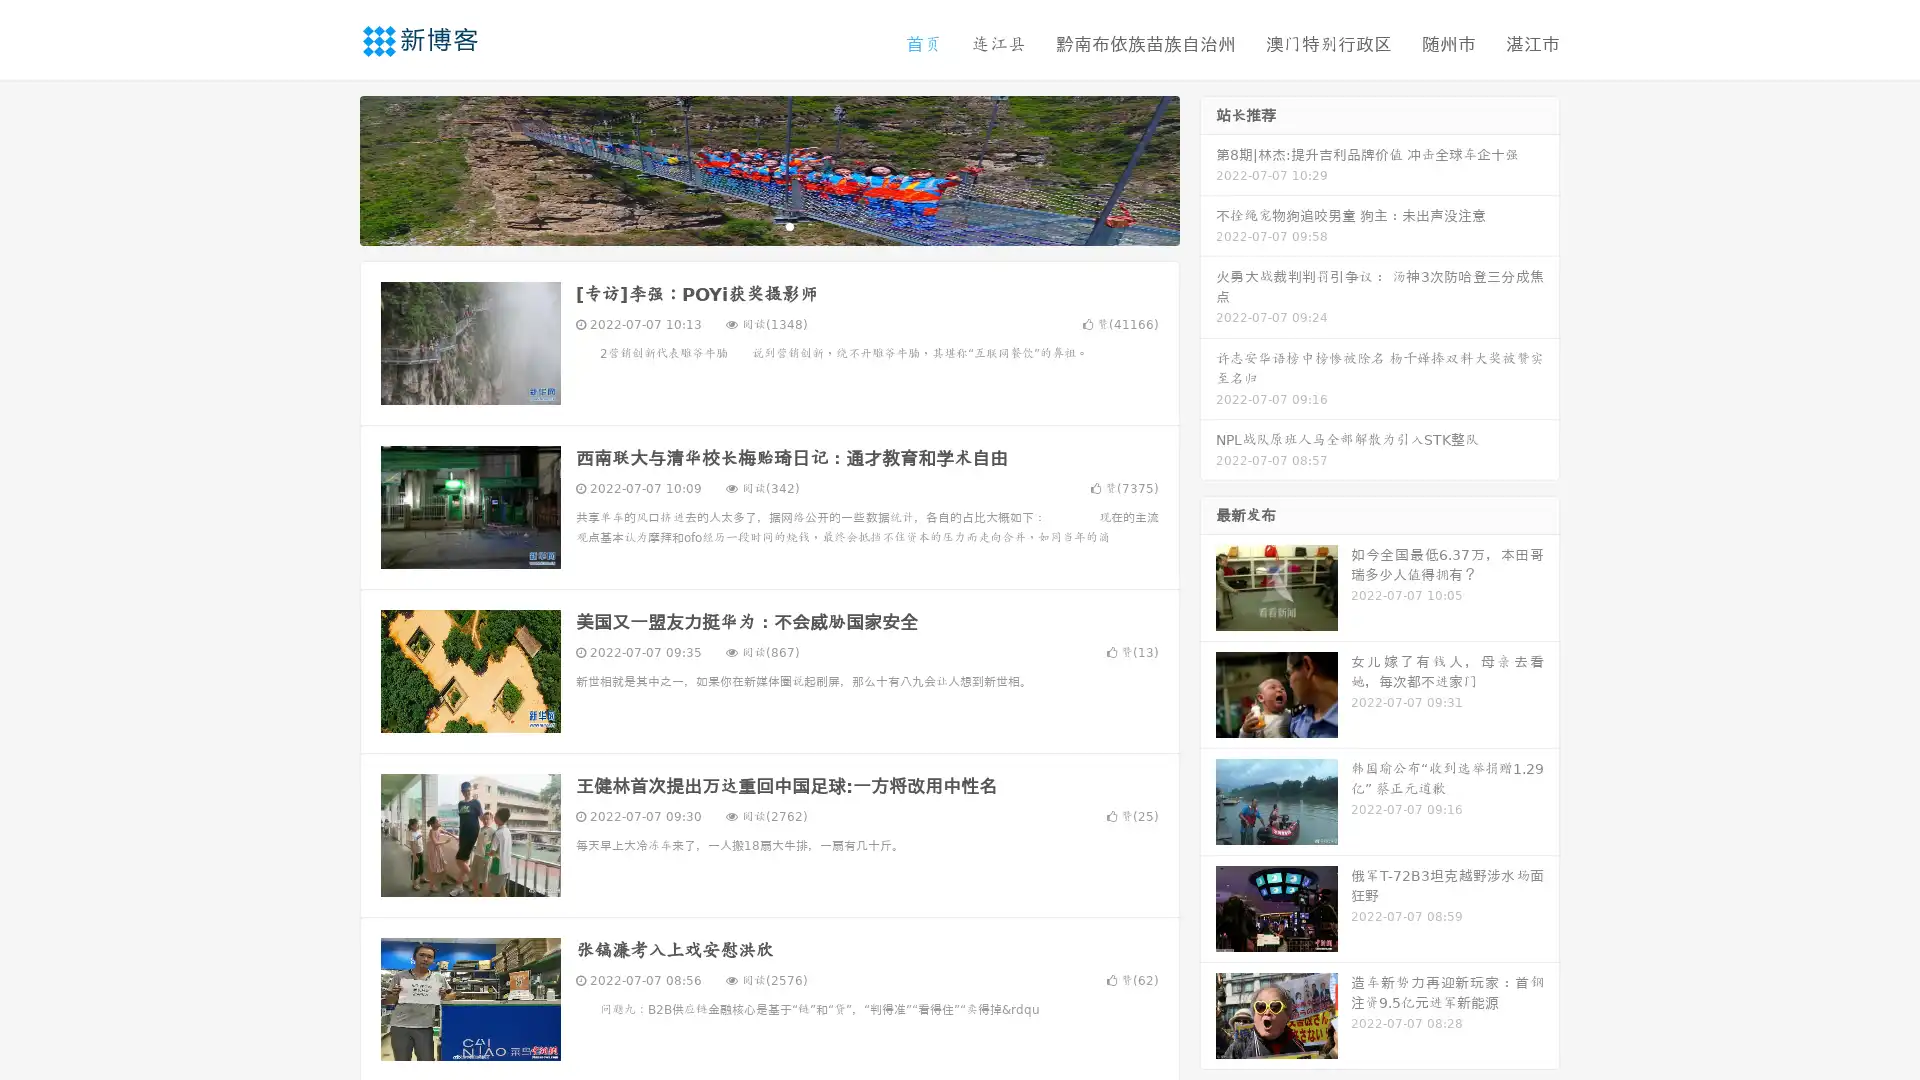  What do you see at coordinates (1208, 168) in the screenshot?
I see `Next slide` at bounding box center [1208, 168].